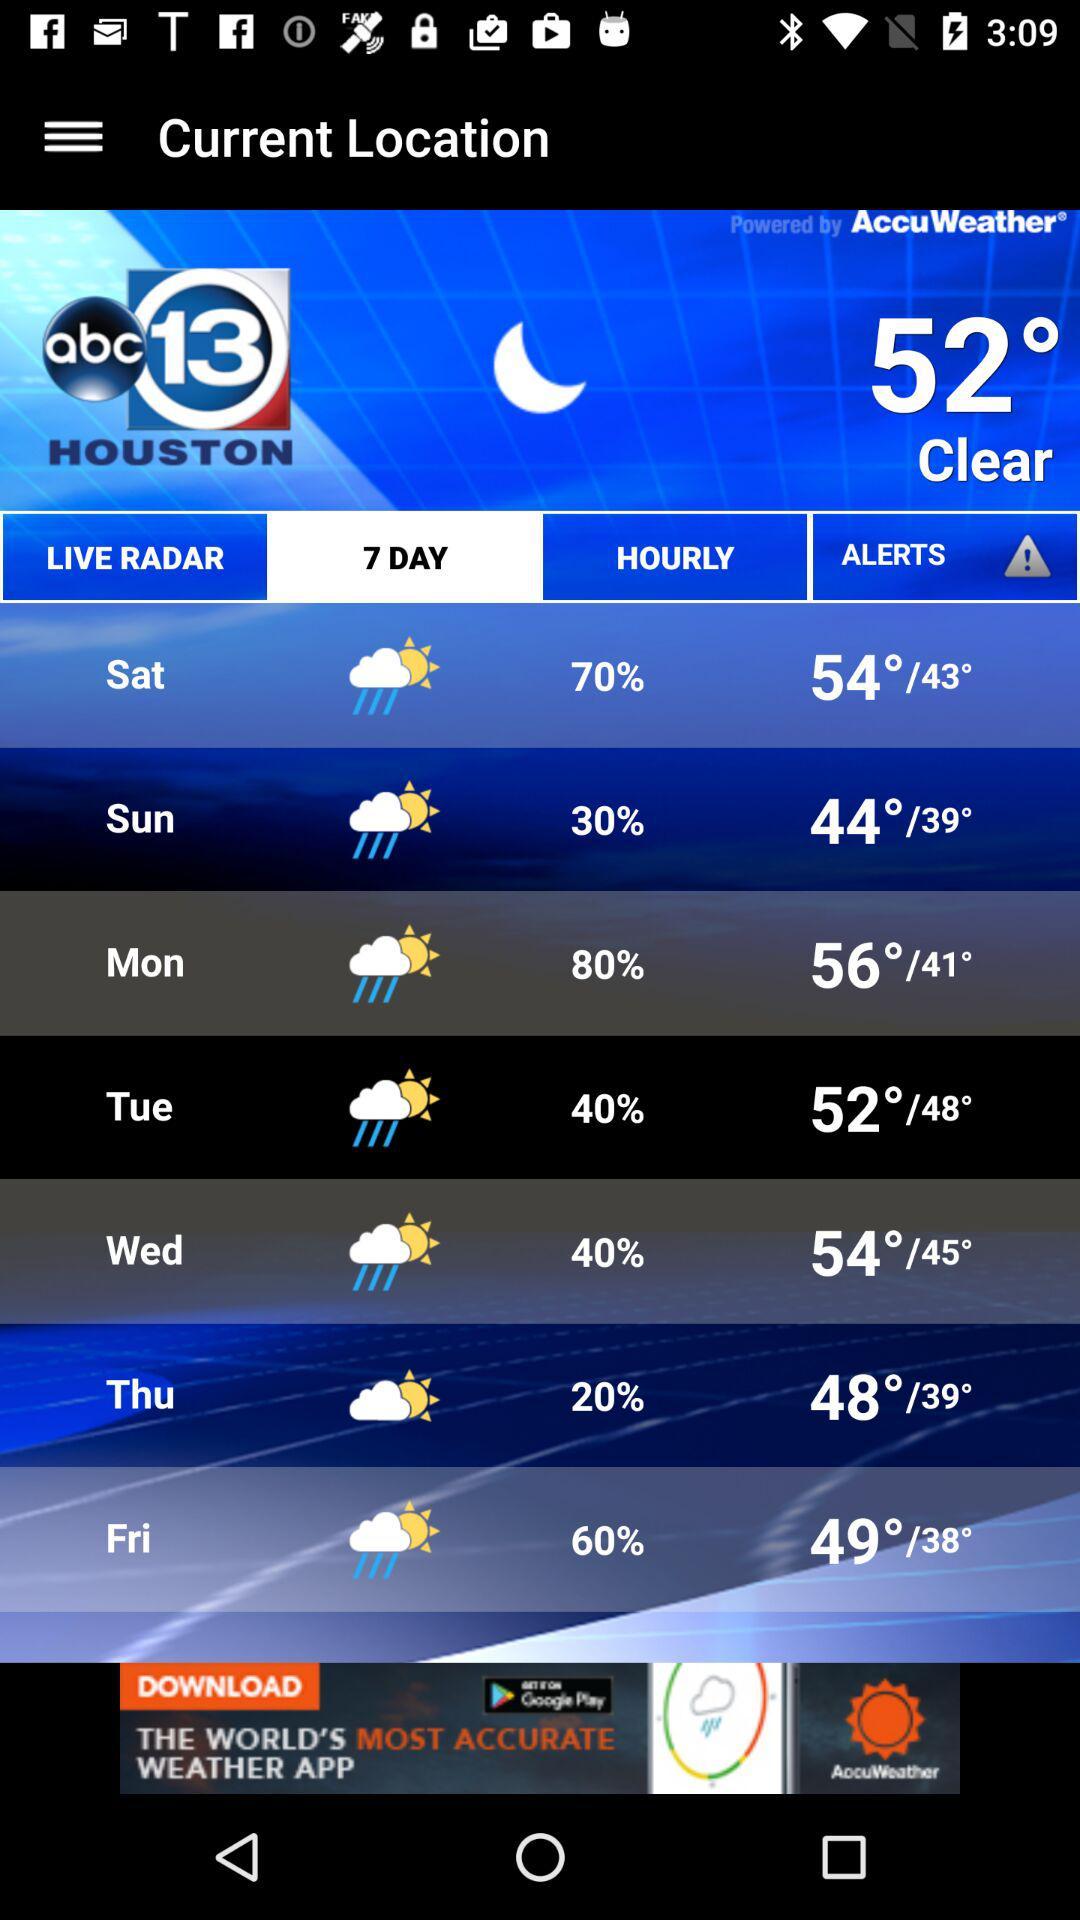  Describe the element at coordinates (72, 135) in the screenshot. I see `expand menu` at that location.